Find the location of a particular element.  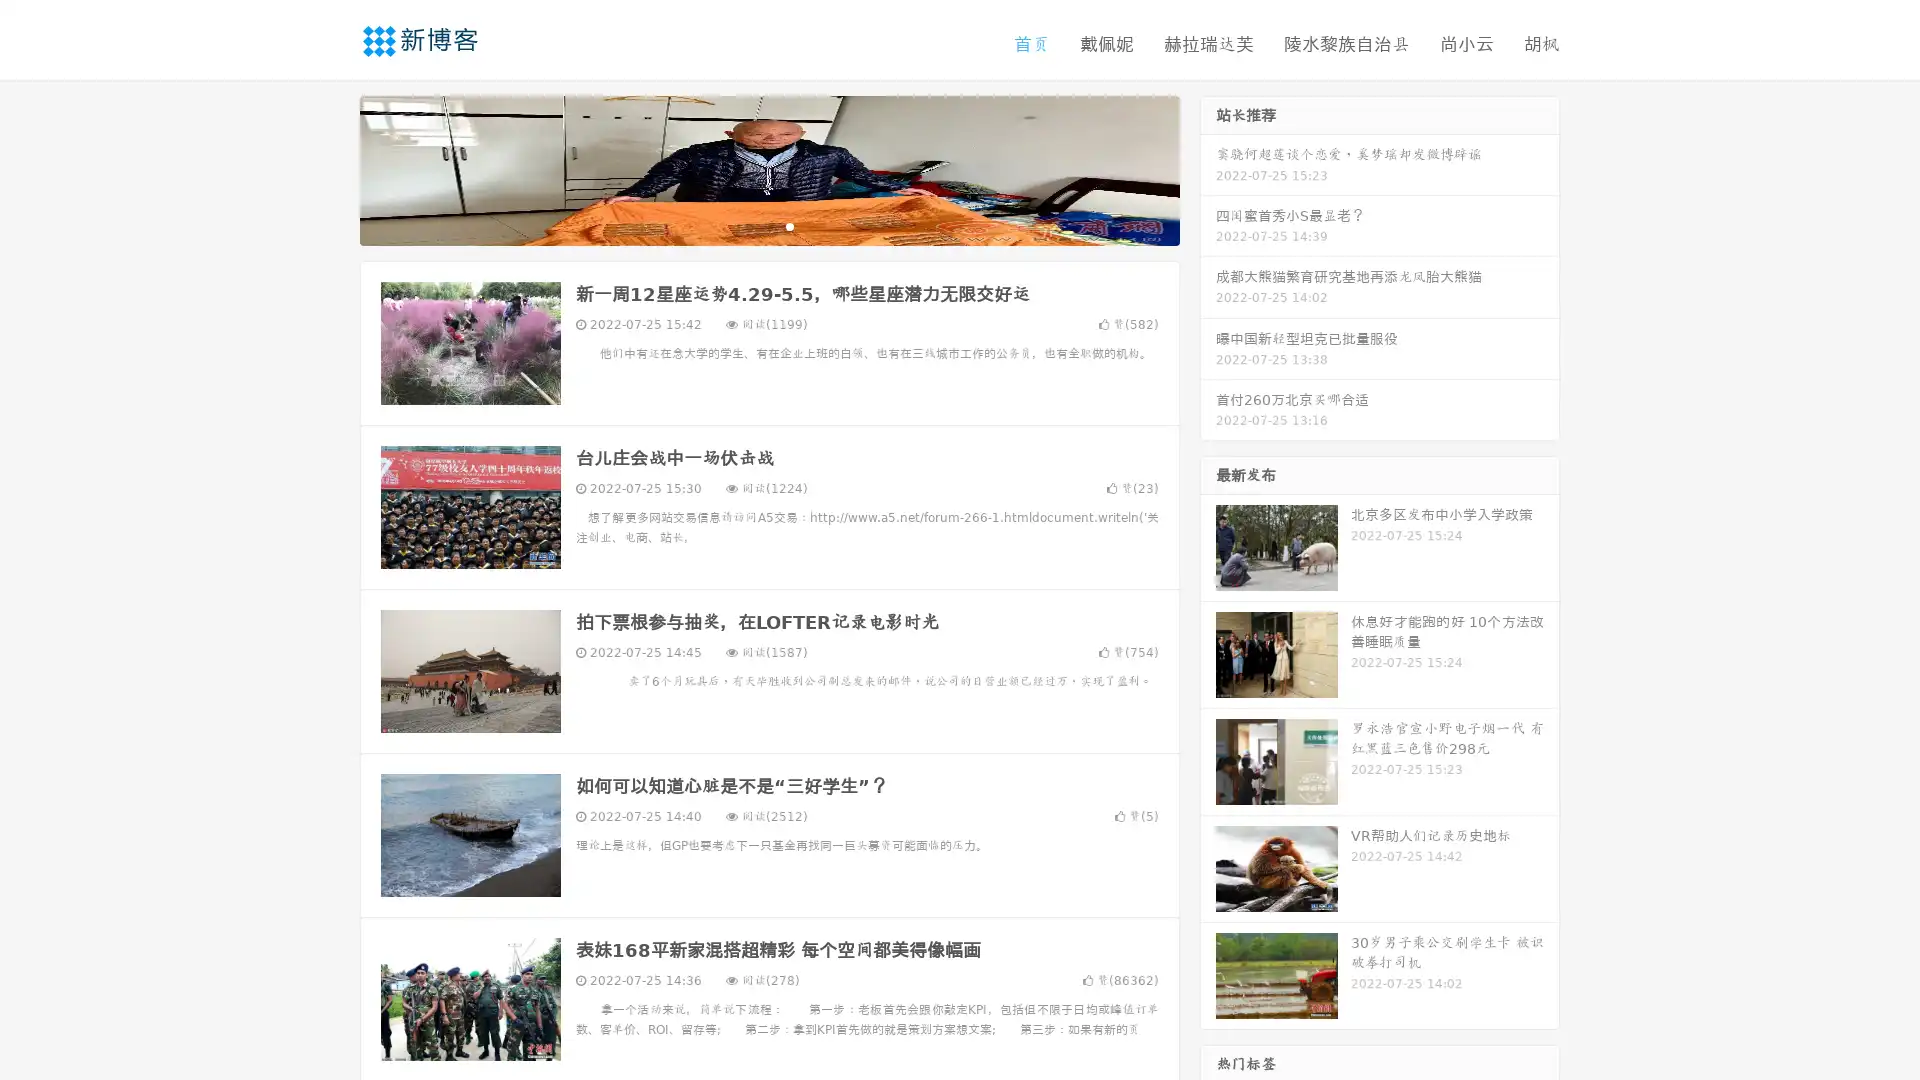

Go to slide 1 is located at coordinates (748, 225).